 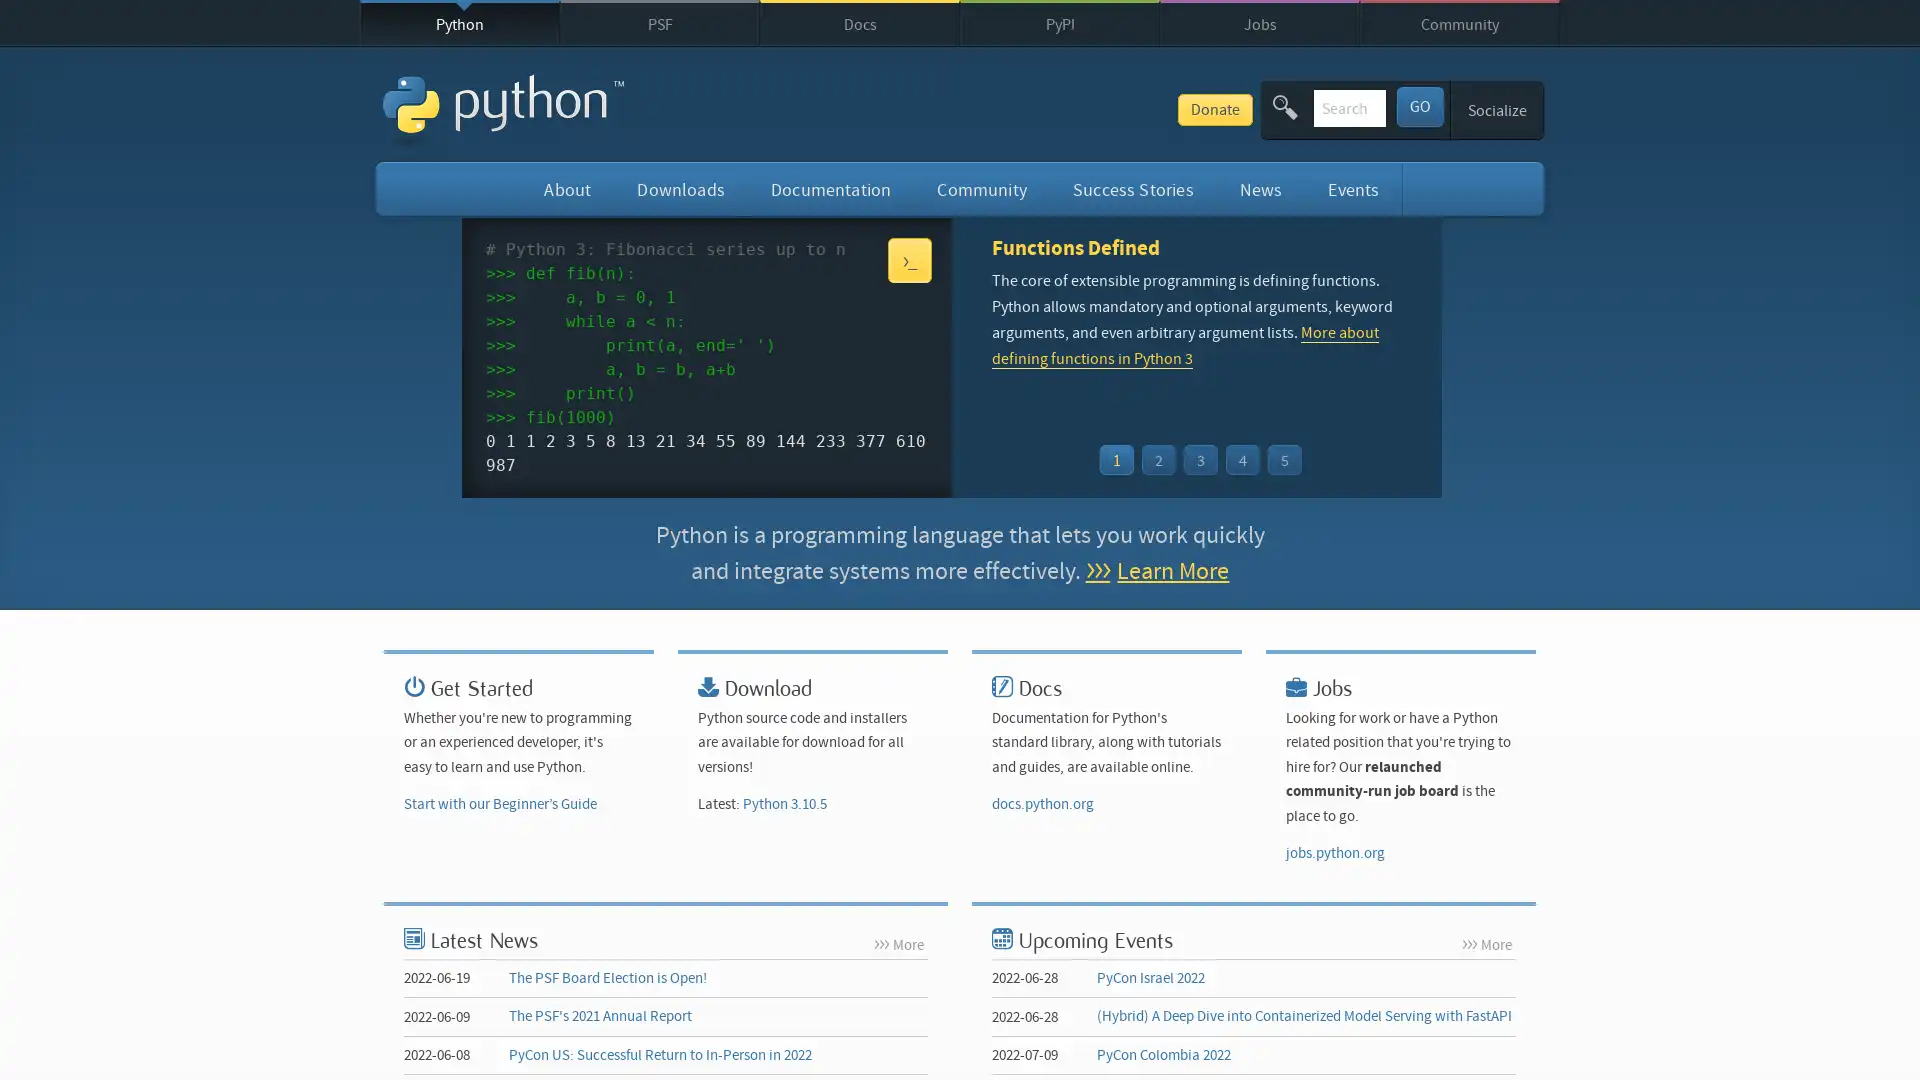 I want to click on GO, so click(x=1418, y=105).